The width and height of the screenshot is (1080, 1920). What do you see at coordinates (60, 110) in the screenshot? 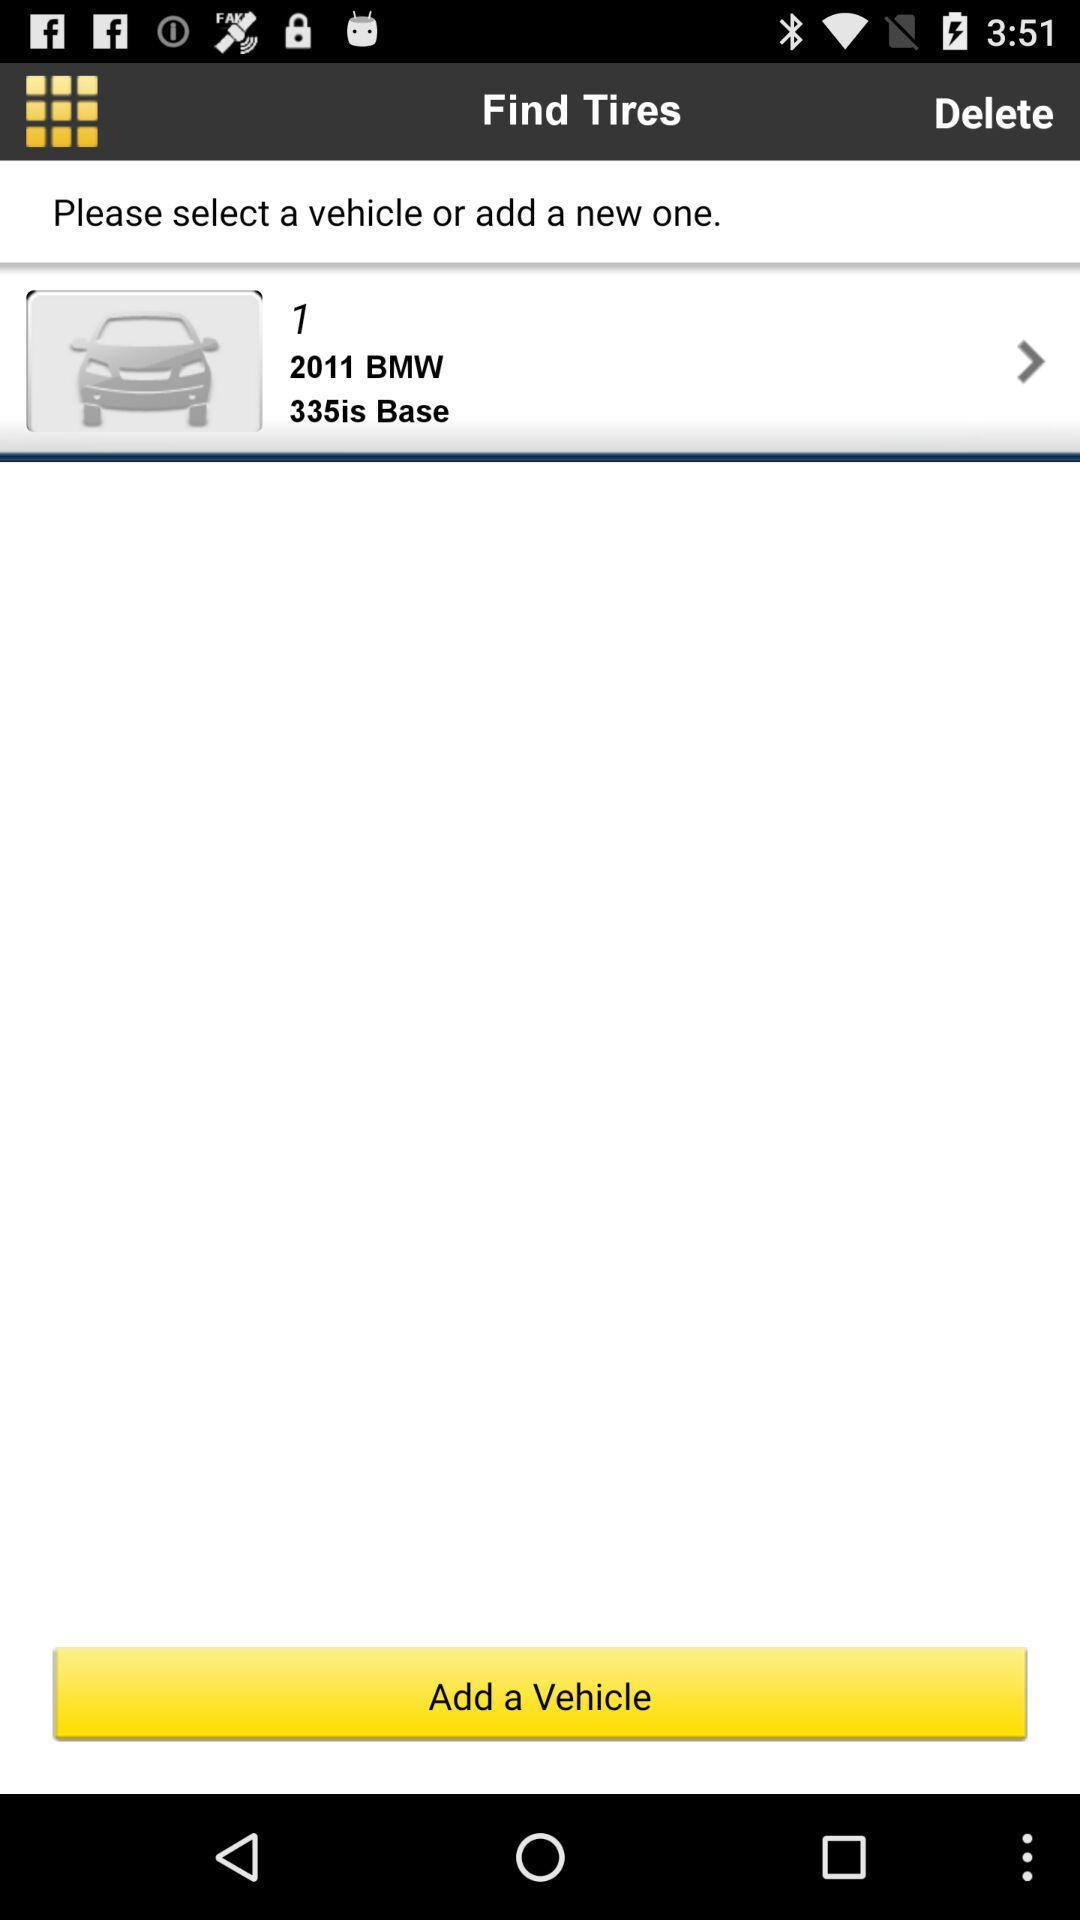
I see `open menu` at bounding box center [60, 110].